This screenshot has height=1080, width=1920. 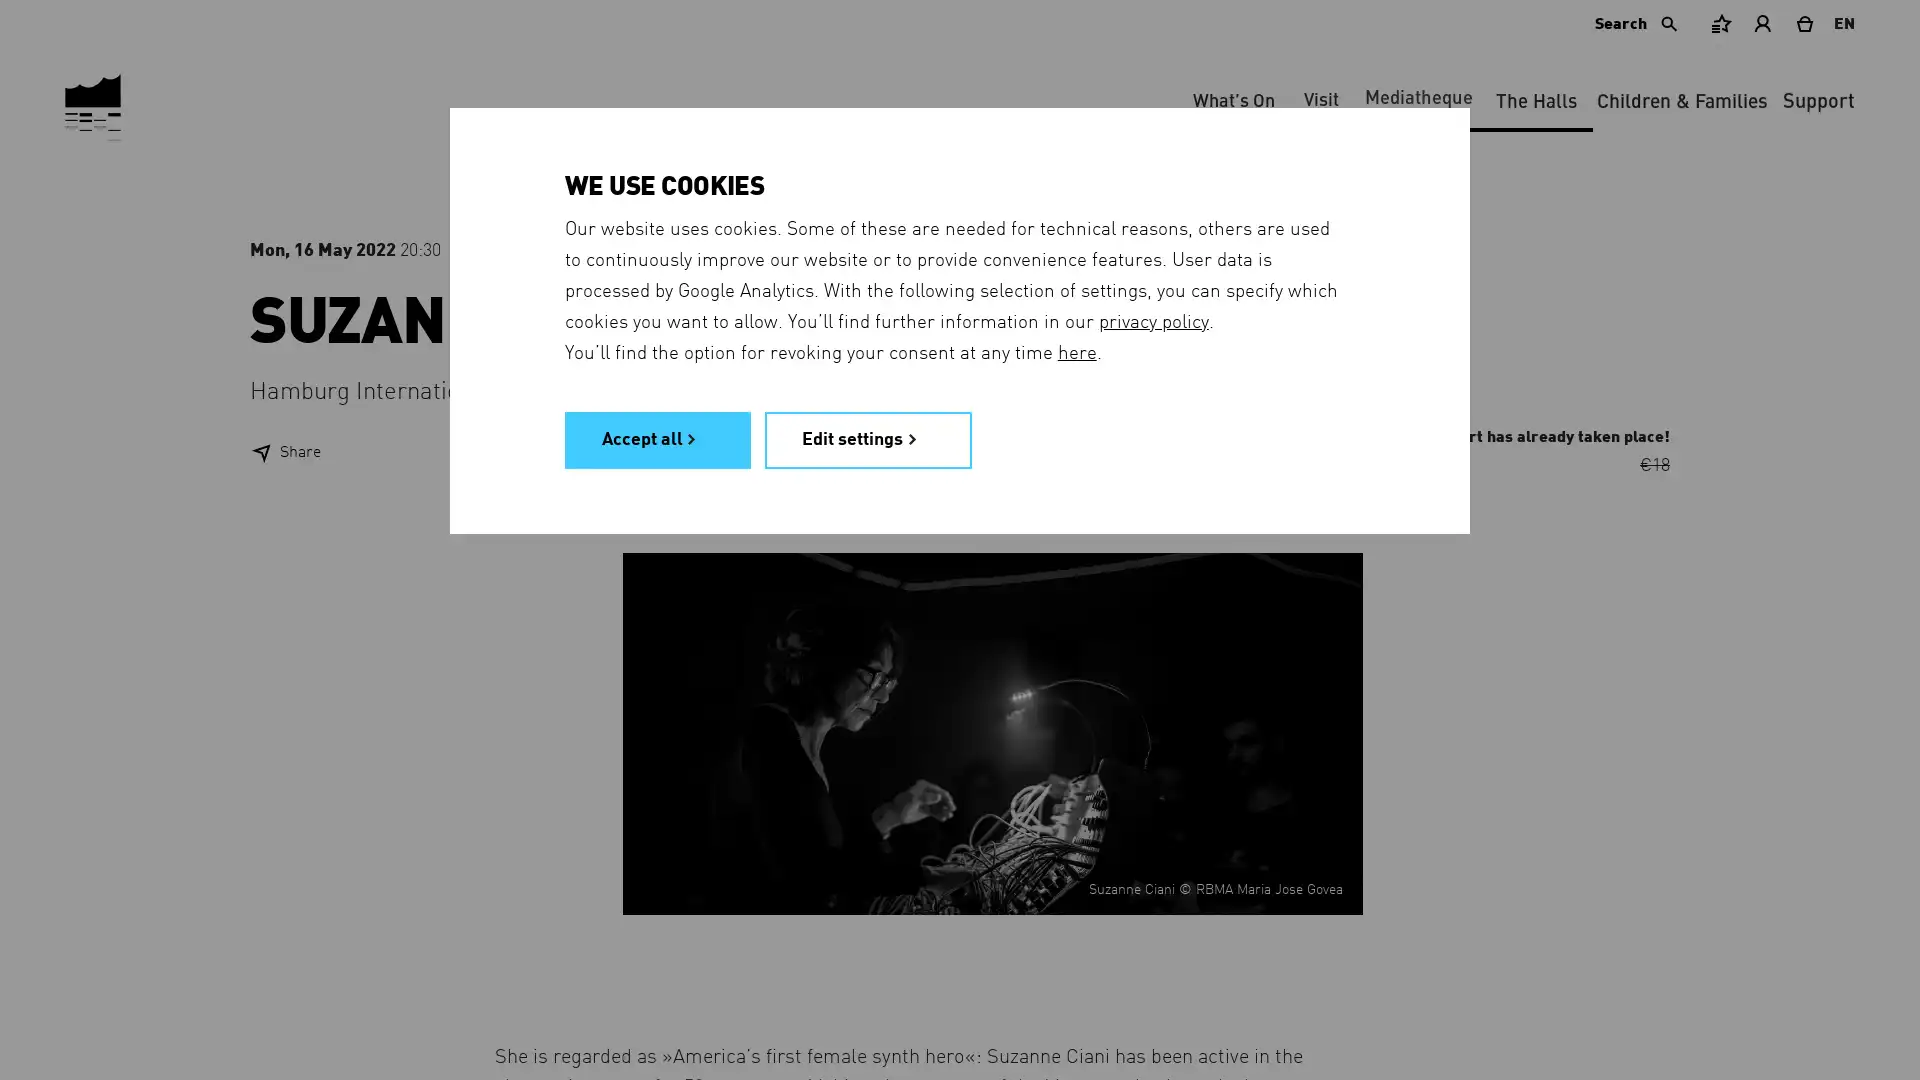 I want to click on Search, so click(x=1638, y=23).